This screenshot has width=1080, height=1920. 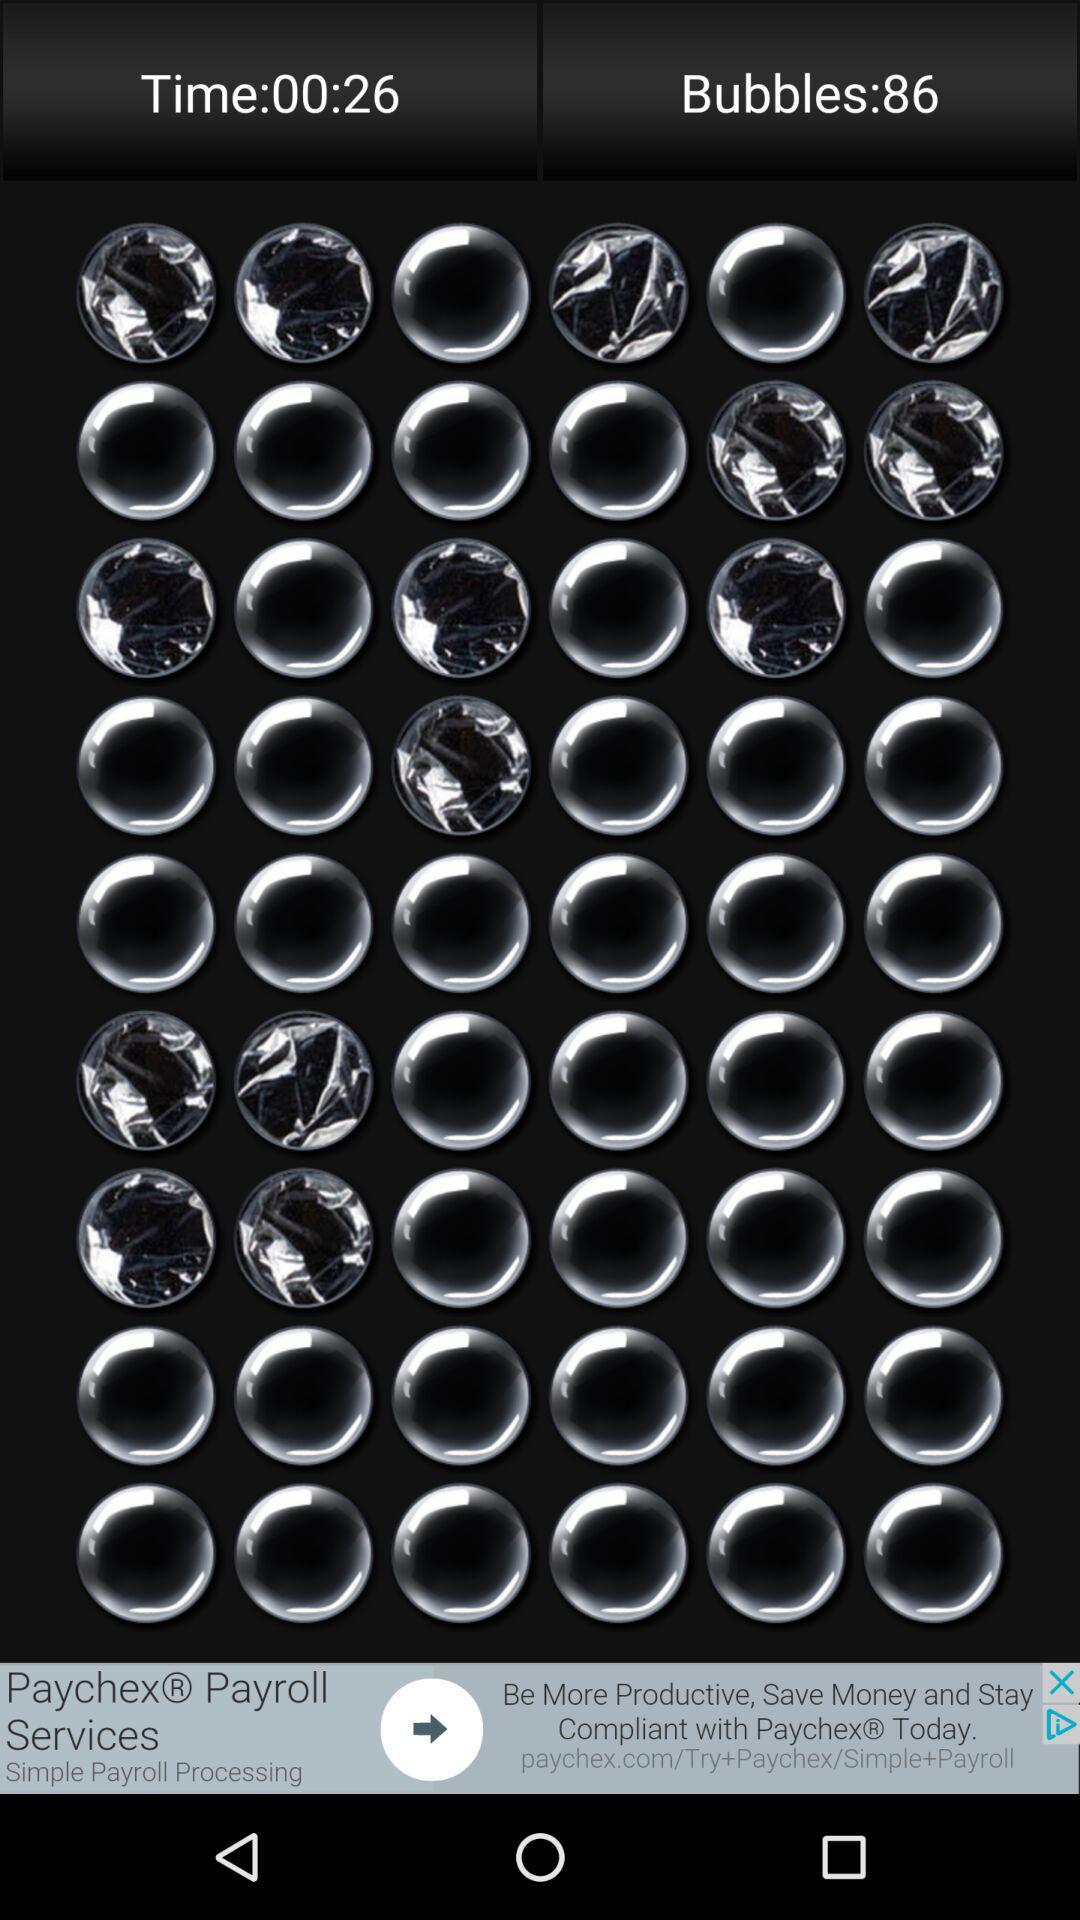 What do you see at coordinates (617, 1552) in the screenshot?
I see `pop a bubble` at bounding box center [617, 1552].